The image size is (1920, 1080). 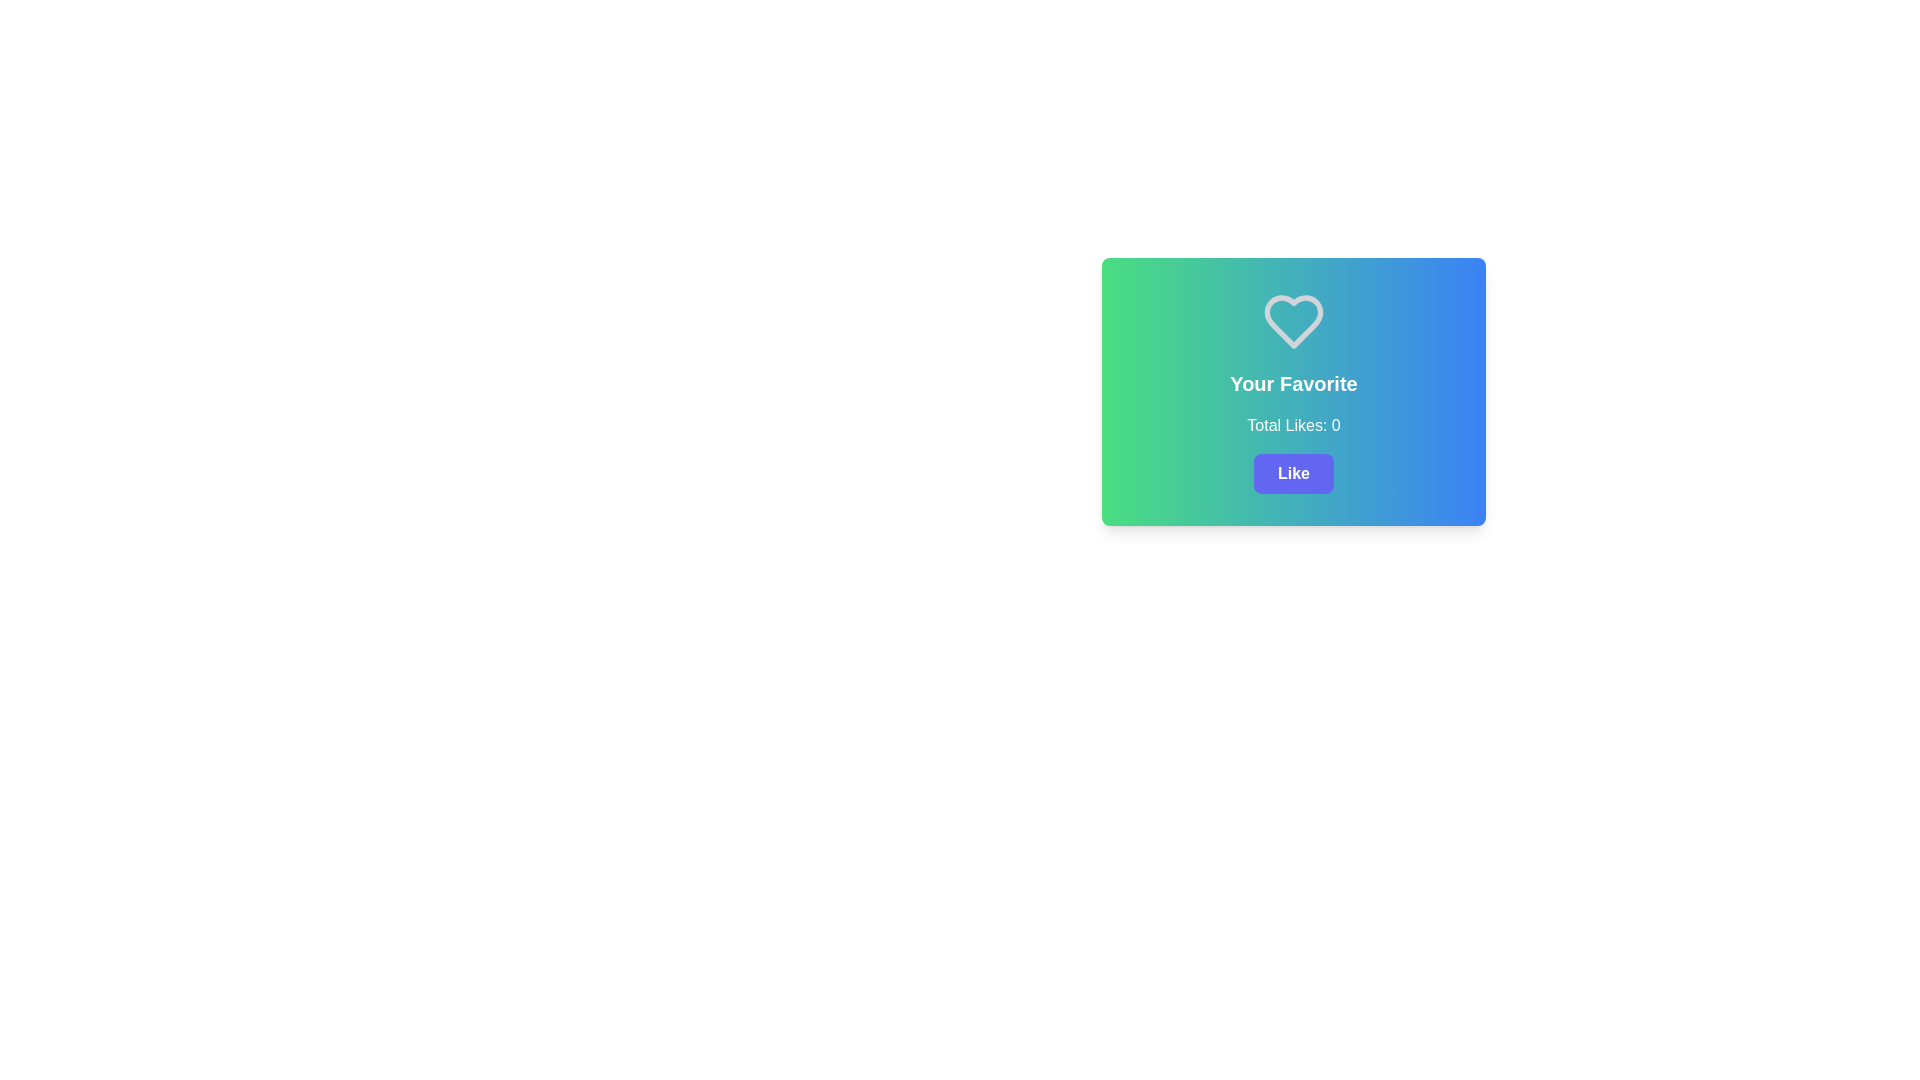 What do you see at coordinates (1294, 474) in the screenshot?
I see `the 'Like' button located below 'Total Likes: 0'` at bounding box center [1294, 474].